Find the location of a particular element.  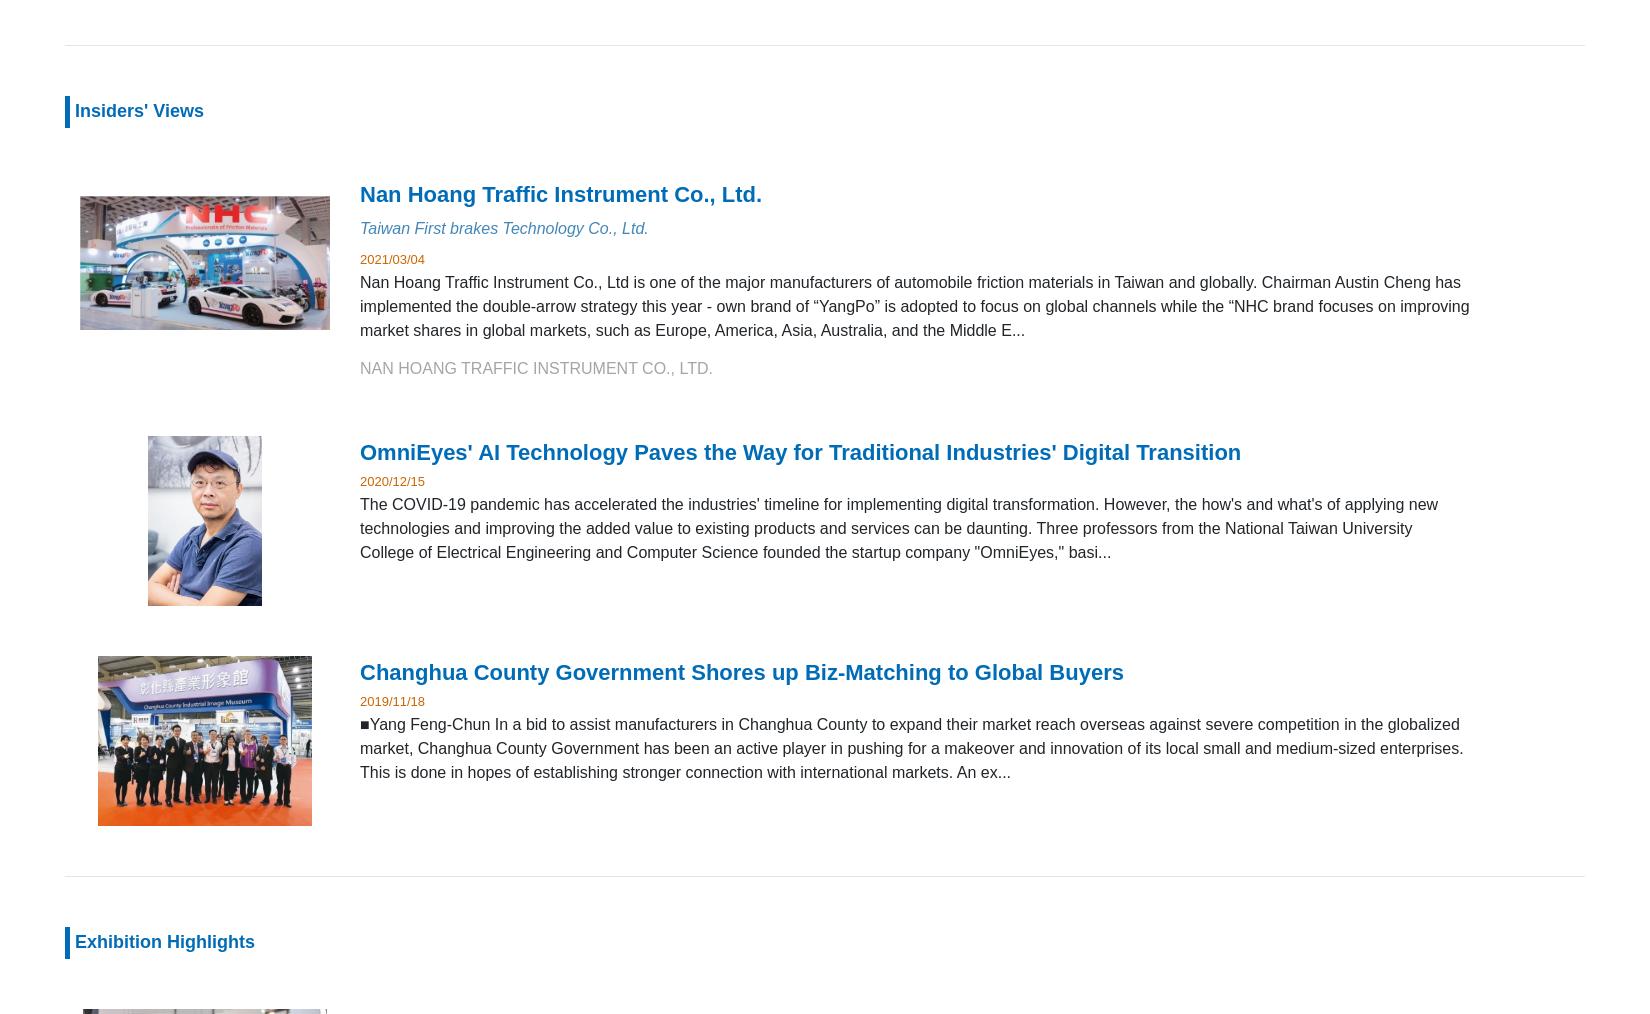

'■Yang Feng-Chun

In a bid to assist manufacturers in Changhua County to expand their market reach overseas against severe competition in the globalized market, Changhua County Government has been an active player in pushing for a makeover and innovation of its local small and medium-sized enterprises. This is done in hopes of establishing stronger connection with international markets.

An ex...' is located at coordinates (360, 746).